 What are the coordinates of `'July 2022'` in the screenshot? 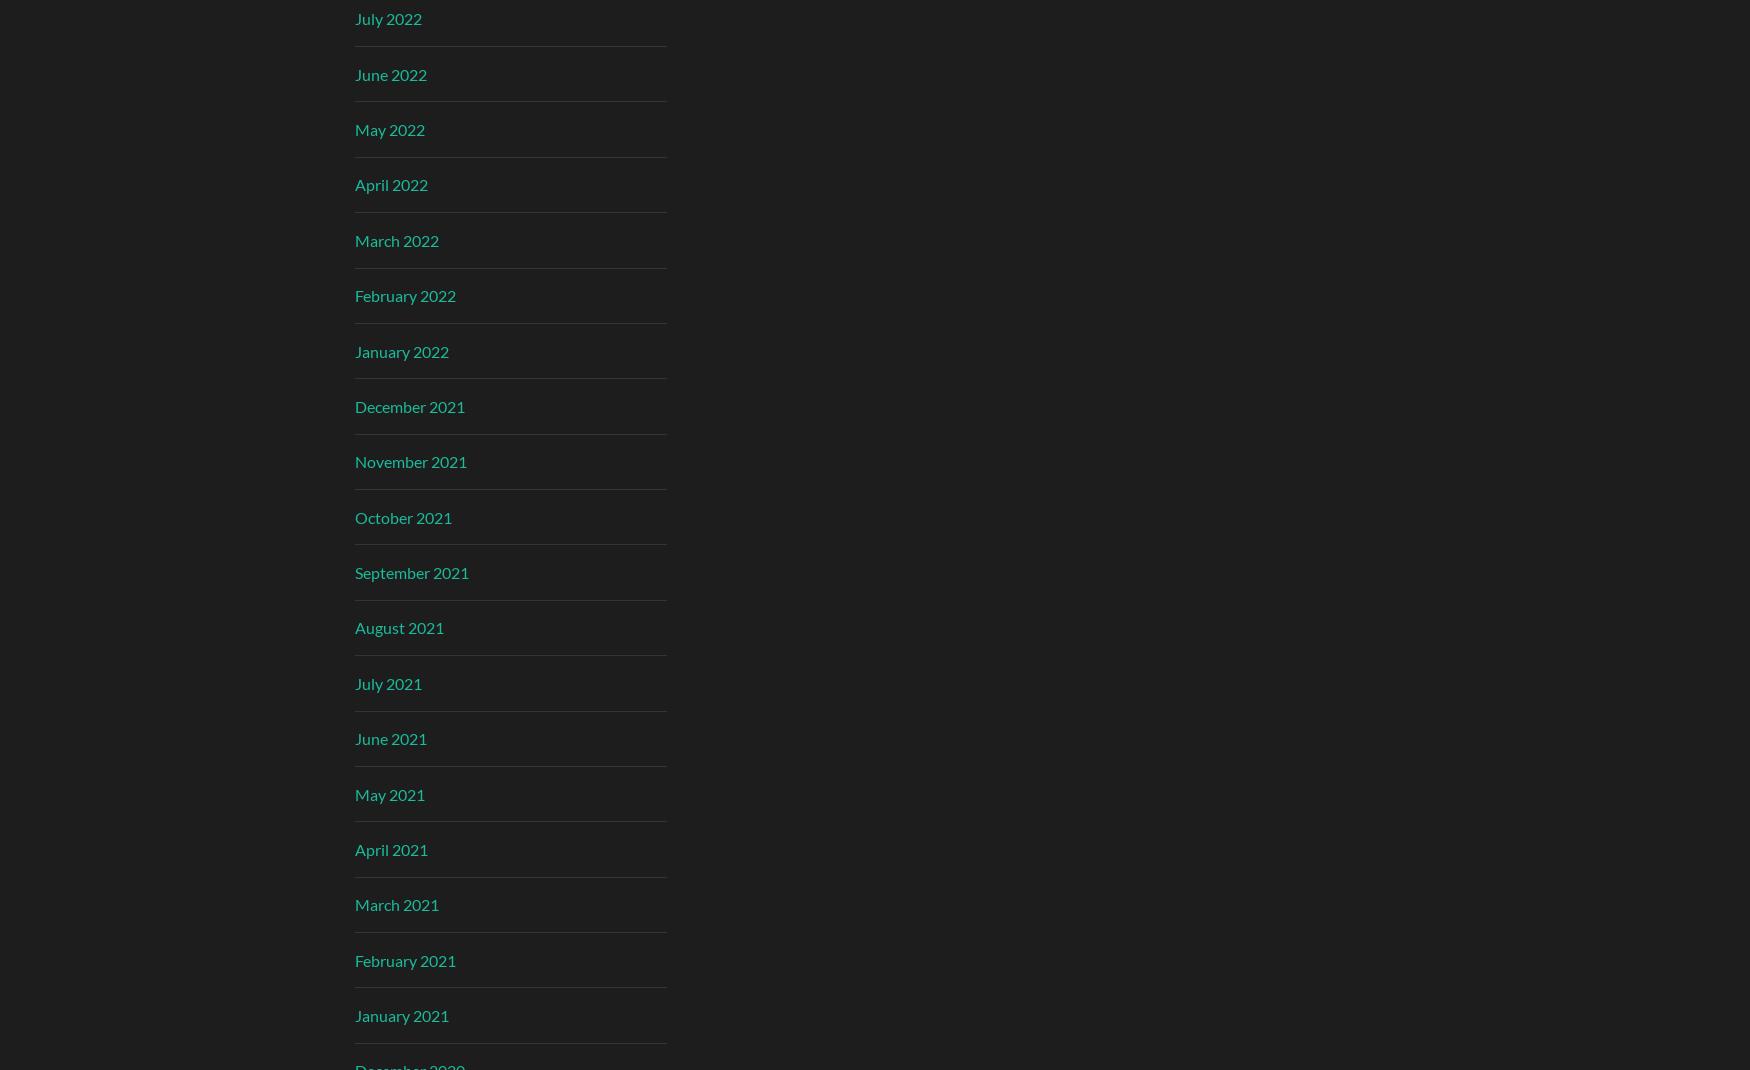 It's located at (387, 17).